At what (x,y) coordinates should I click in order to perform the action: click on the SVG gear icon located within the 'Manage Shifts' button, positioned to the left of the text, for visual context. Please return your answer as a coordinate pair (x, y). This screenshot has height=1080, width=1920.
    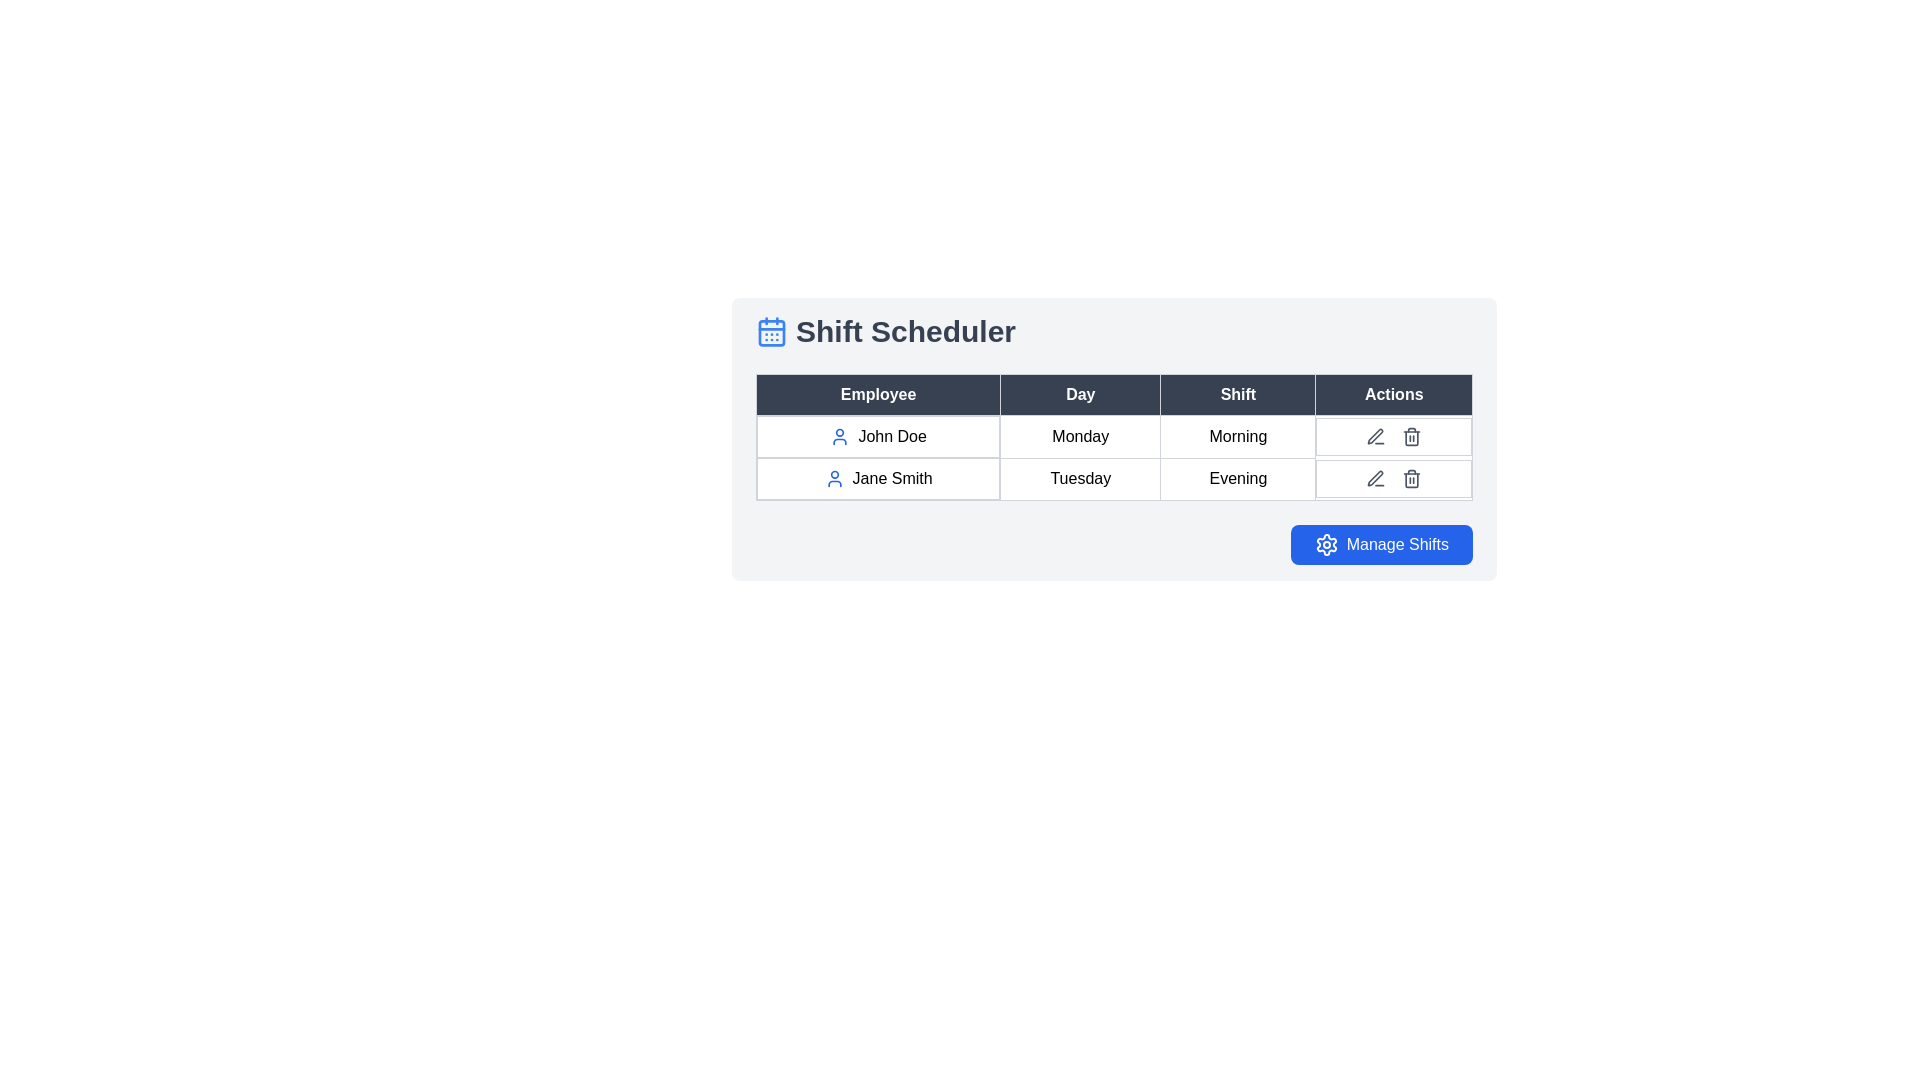
    Looking at the image, I should click on (1326, 544).